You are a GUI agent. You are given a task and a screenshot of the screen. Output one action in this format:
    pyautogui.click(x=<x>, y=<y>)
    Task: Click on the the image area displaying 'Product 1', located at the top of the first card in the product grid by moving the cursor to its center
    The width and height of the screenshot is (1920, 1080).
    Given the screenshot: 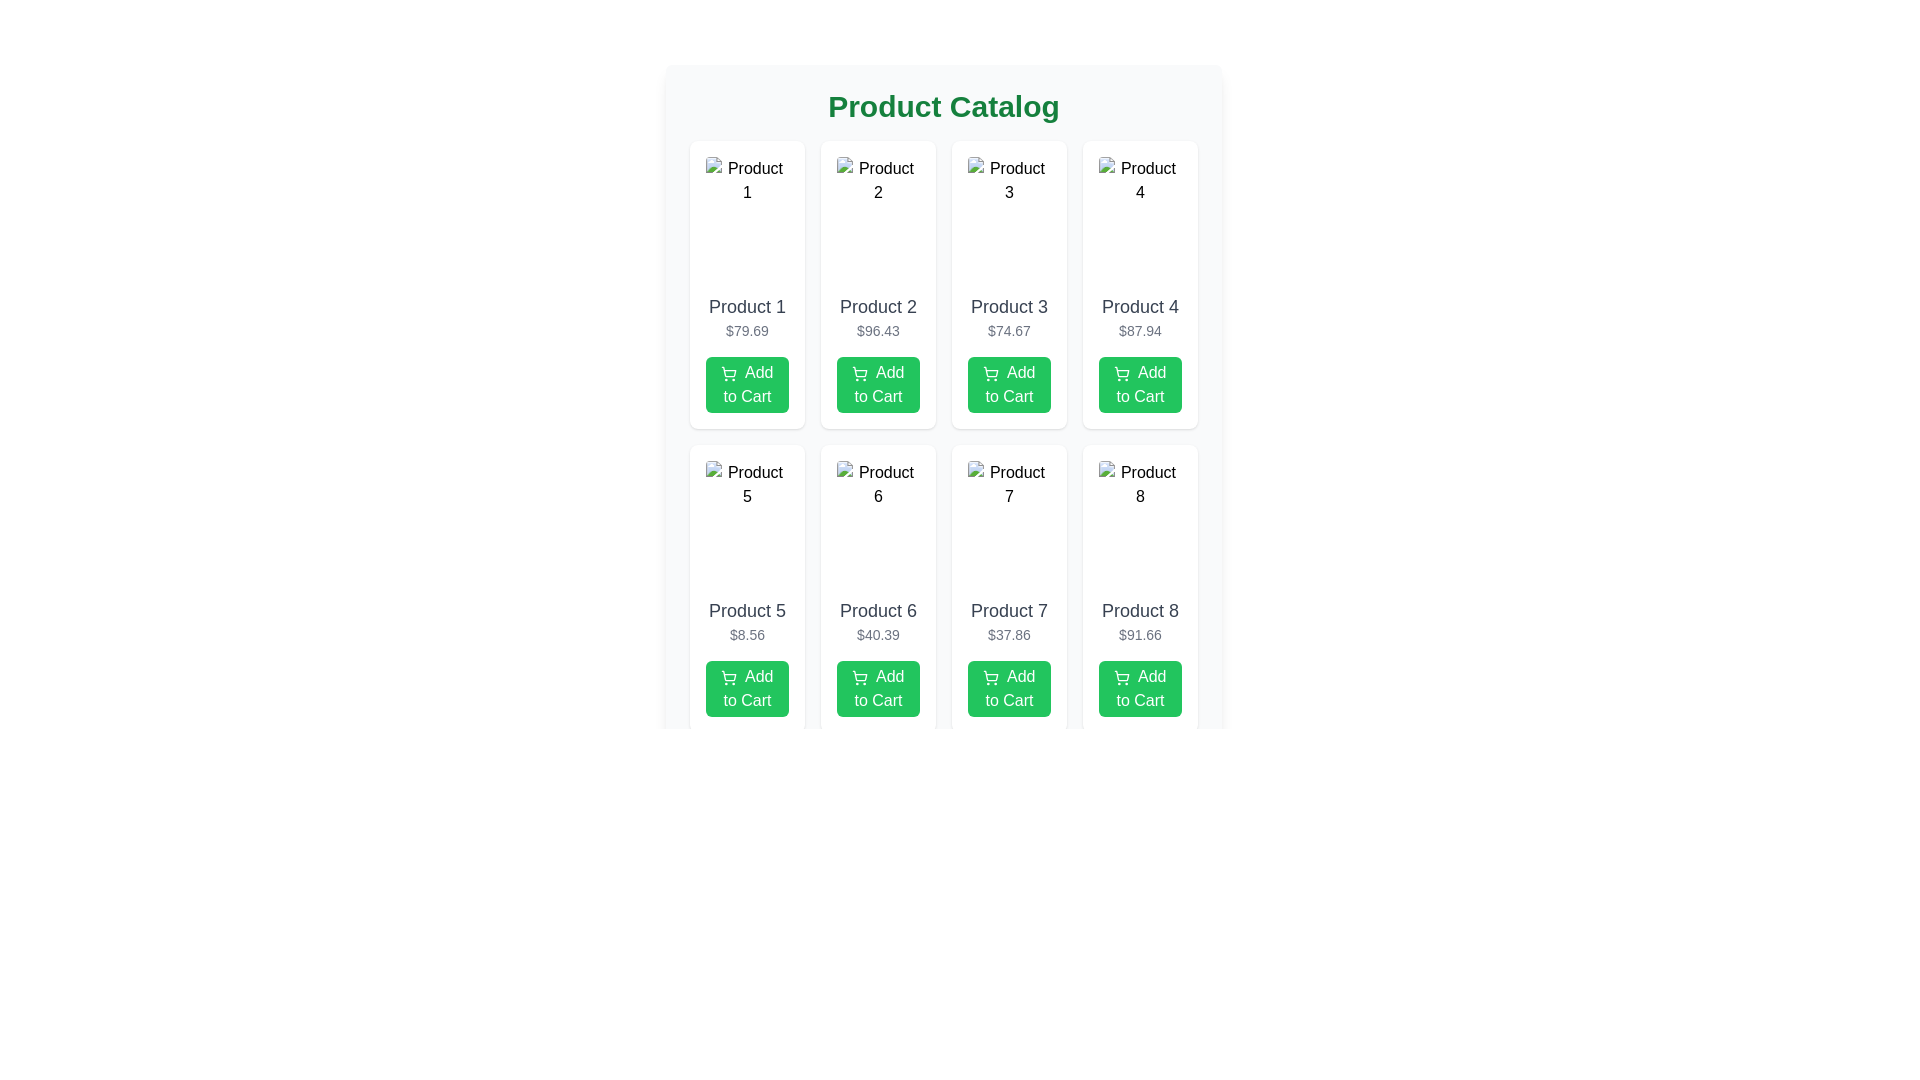 What is the action you would take?
    pyautogui.click(x=746, y=220)
    